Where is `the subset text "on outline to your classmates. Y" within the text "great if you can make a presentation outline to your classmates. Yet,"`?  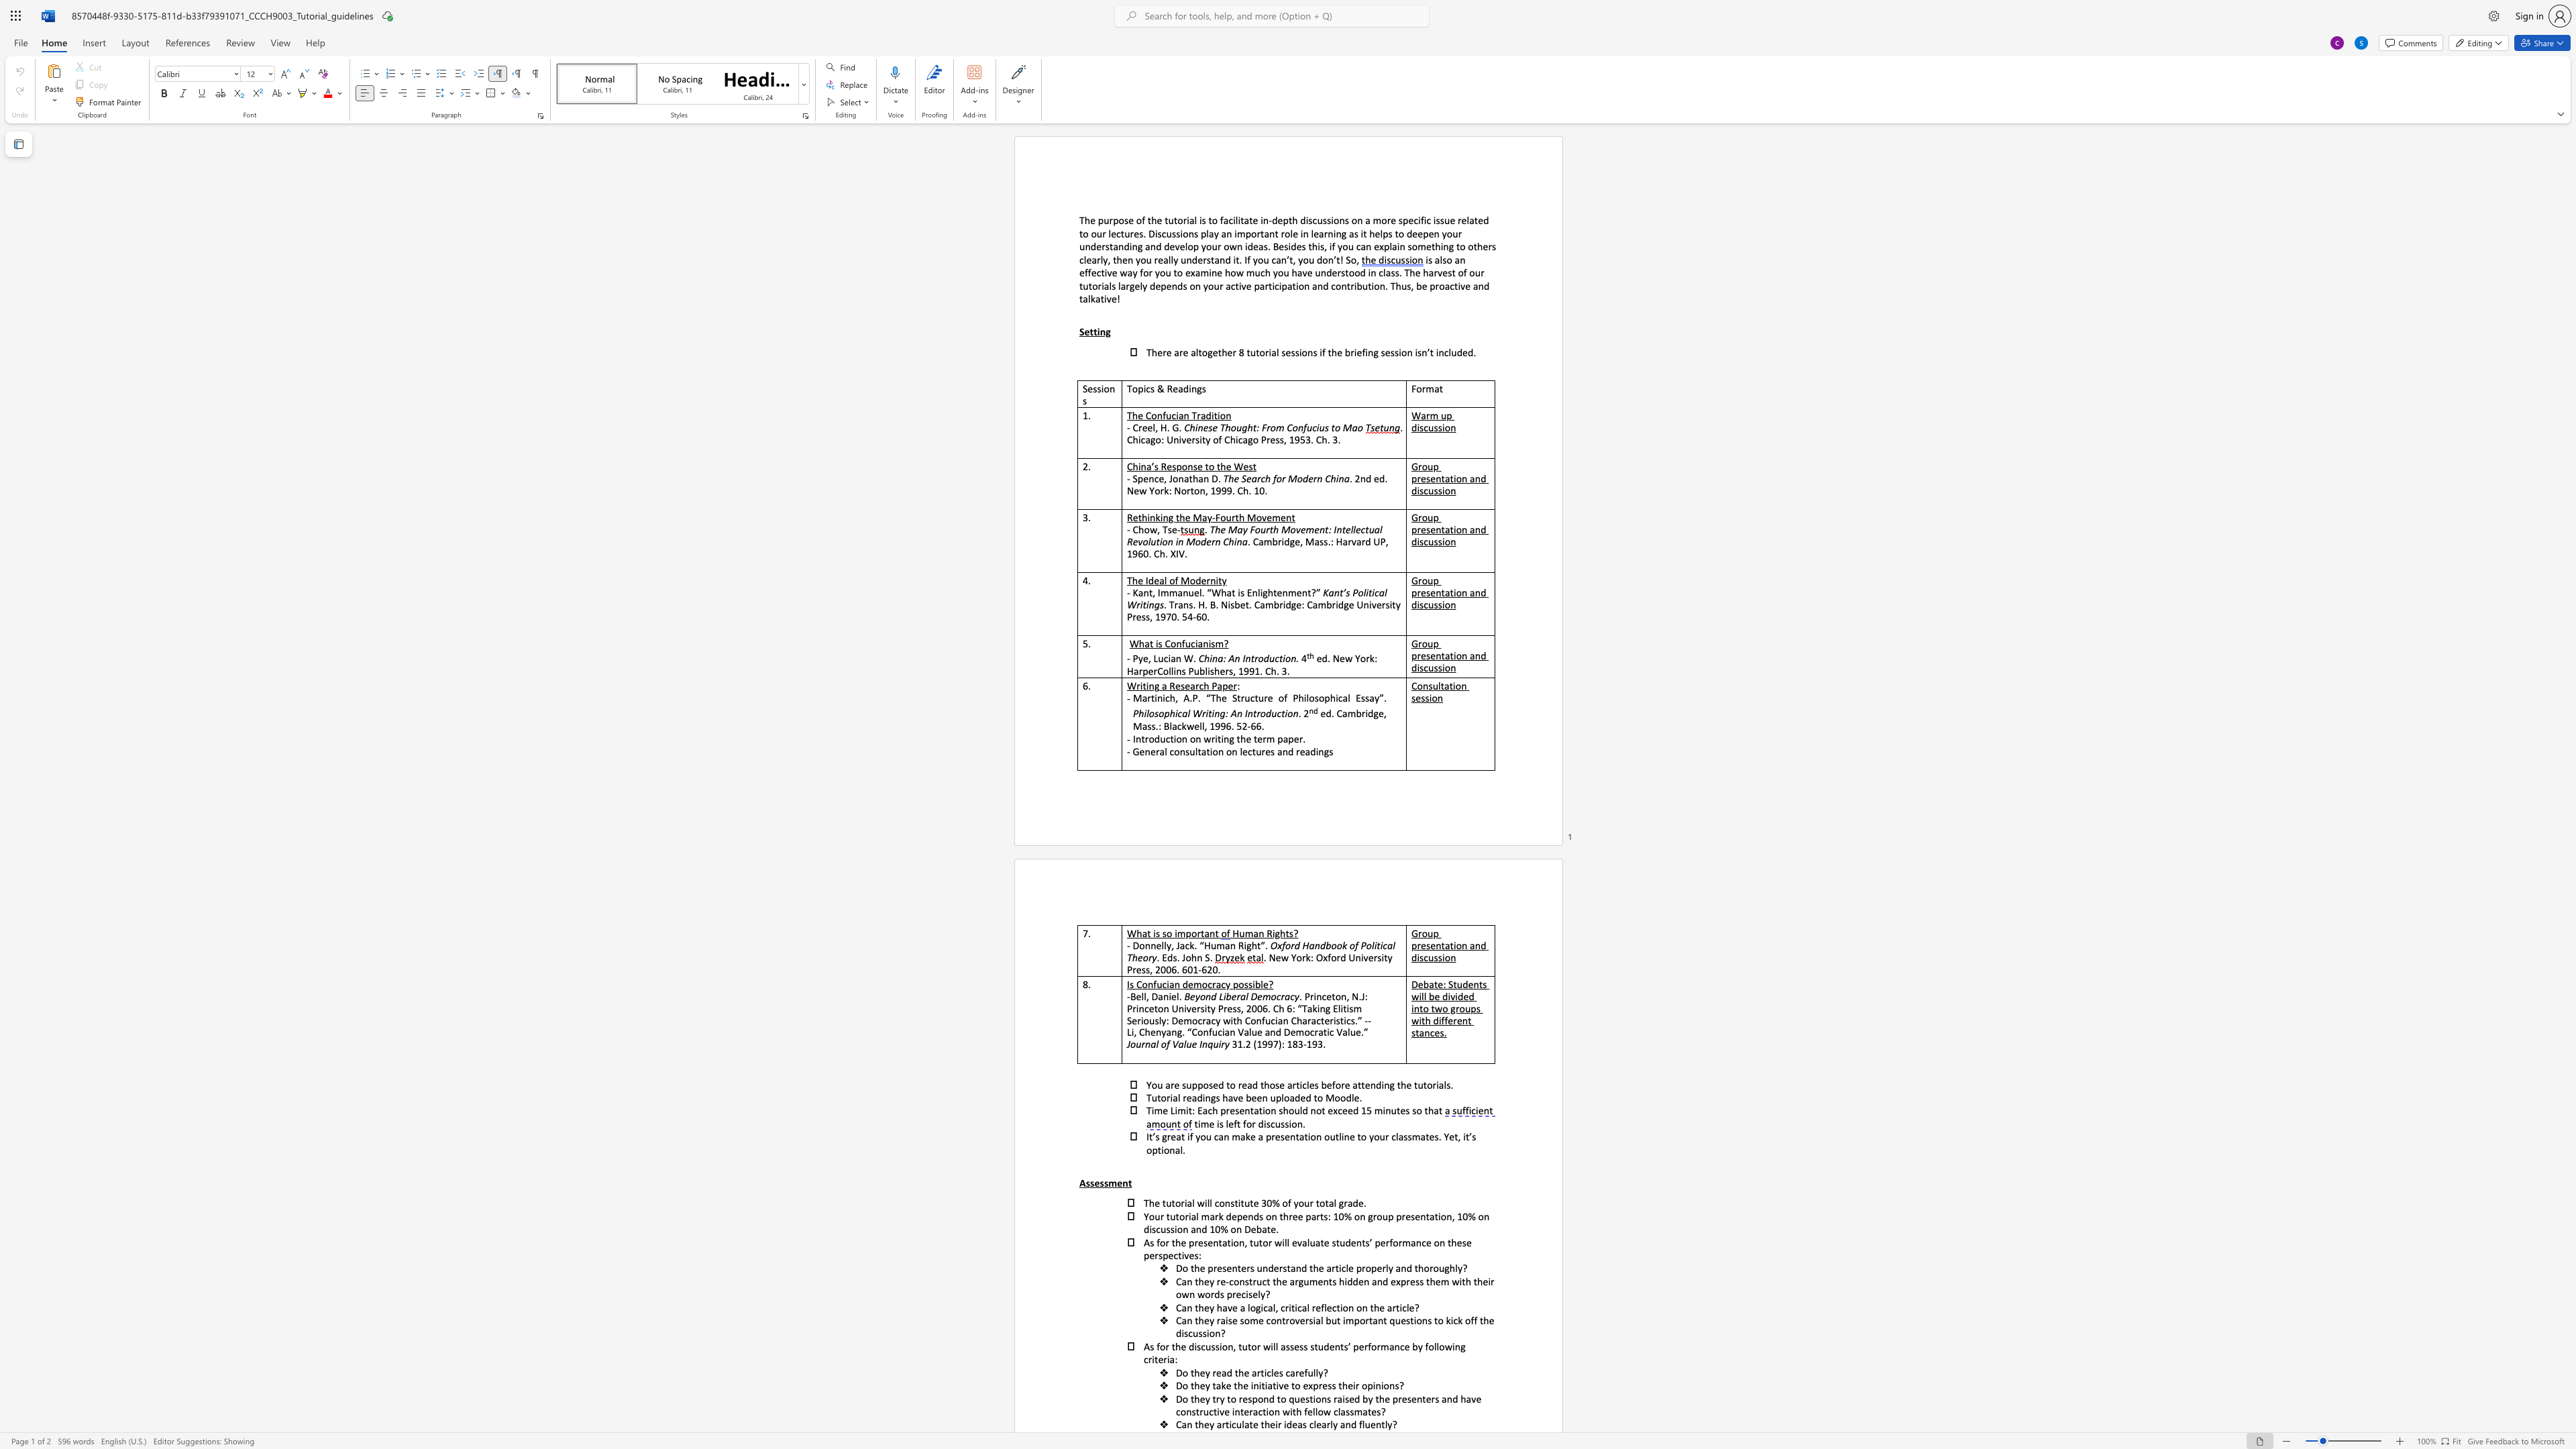 the subset text "on outline to your classmates. Y" within the text "great if you can make a presentation outline to your classmates. Yet," is located at coordinates (1309, 1136).